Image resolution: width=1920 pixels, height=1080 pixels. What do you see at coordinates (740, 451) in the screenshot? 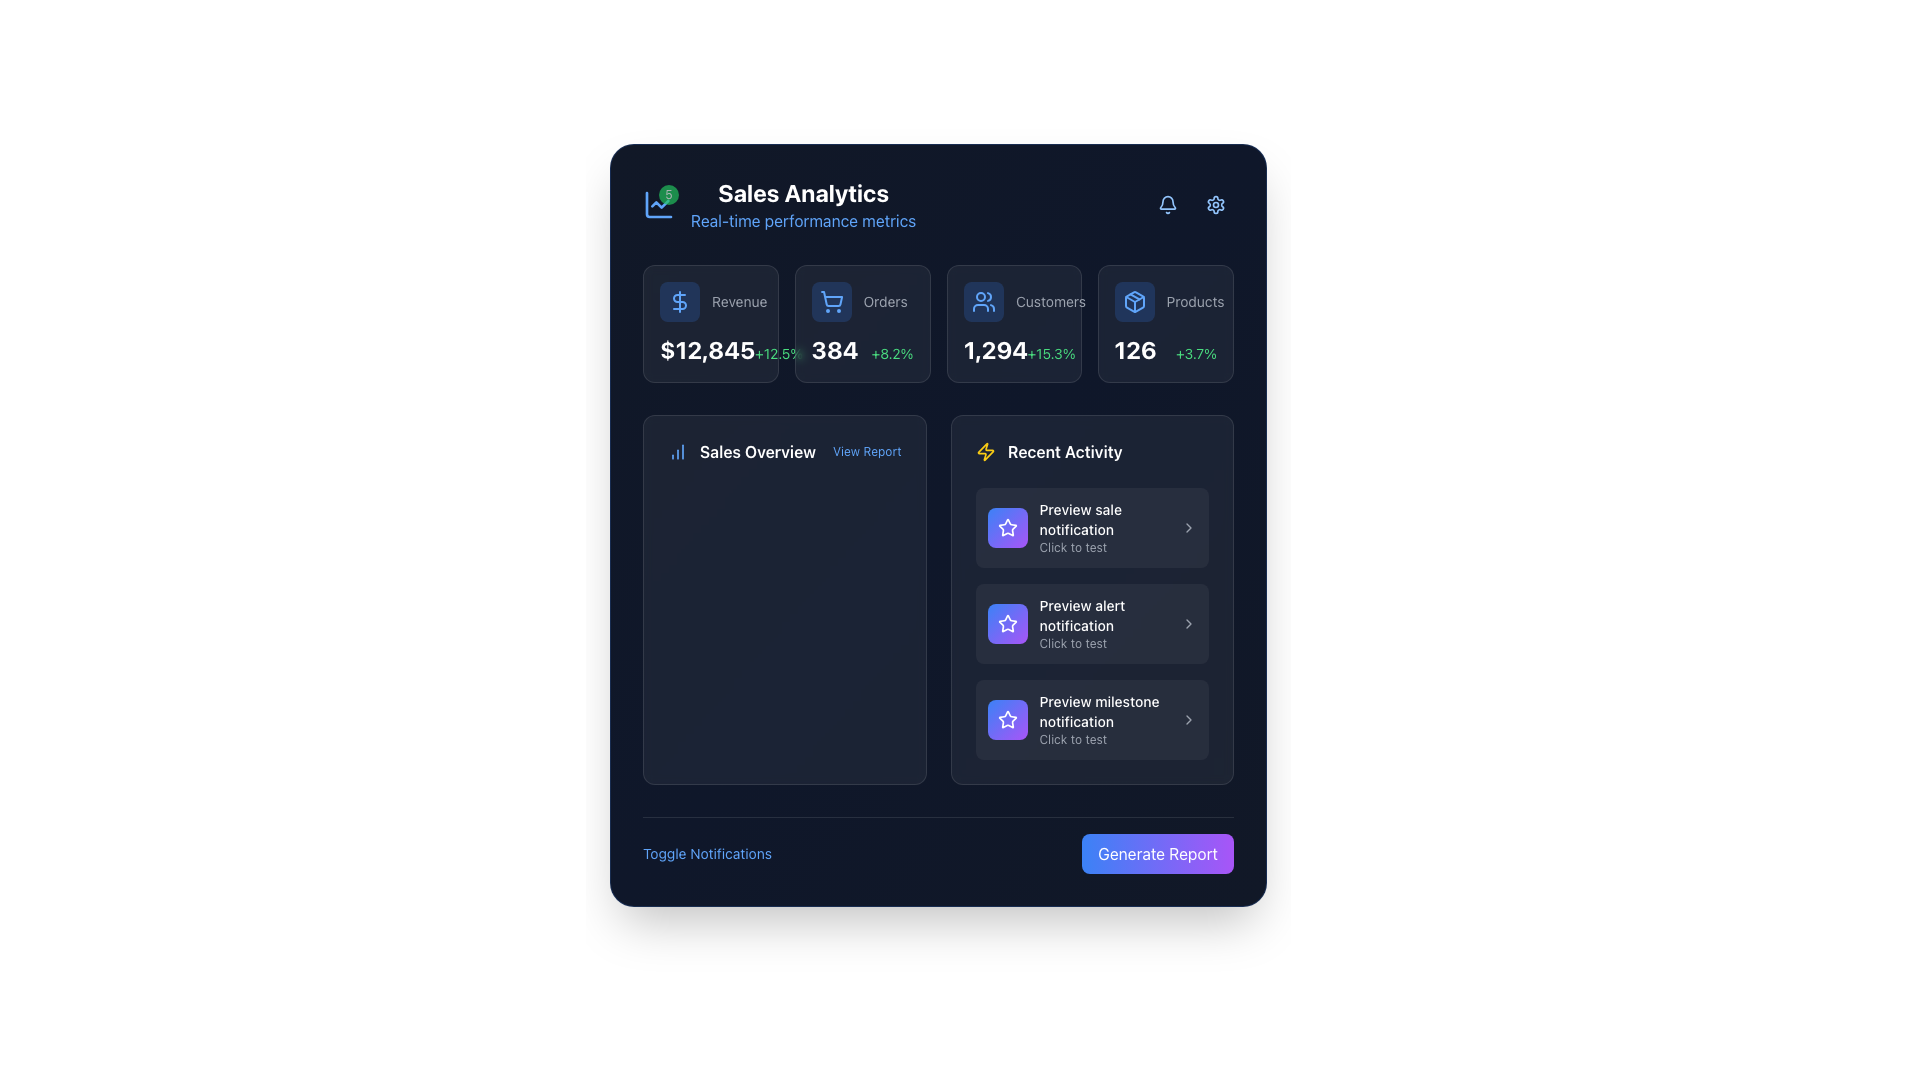
I see `the header text element that provides context for the section, located at the top-left side of the section, which is the first visible element before the 'View Report' link` at bounding box center [740, 451].